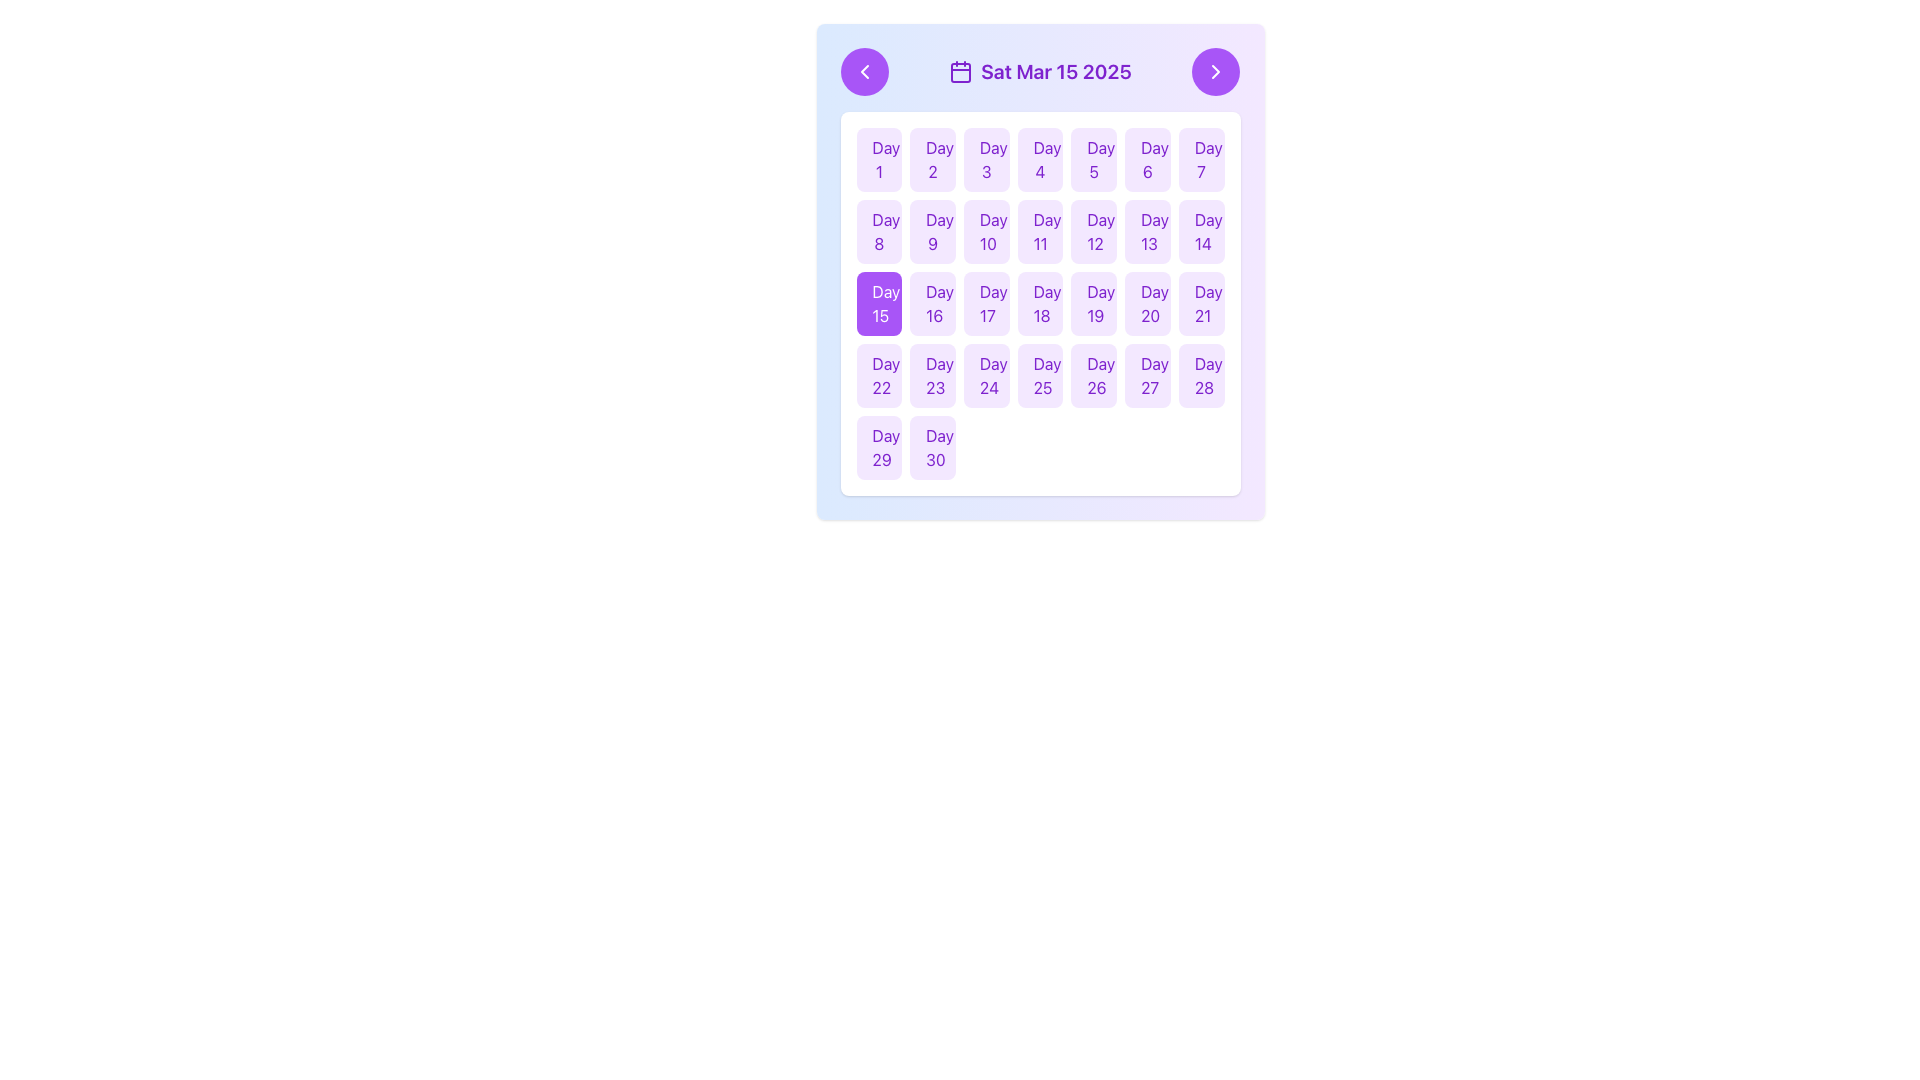 The image size is (1920, 1080). I want to click on the button labeled 'Day 6', which has a light purple background and is positioned in the first row, sixth column of the grid layout, so click(1147, 158).